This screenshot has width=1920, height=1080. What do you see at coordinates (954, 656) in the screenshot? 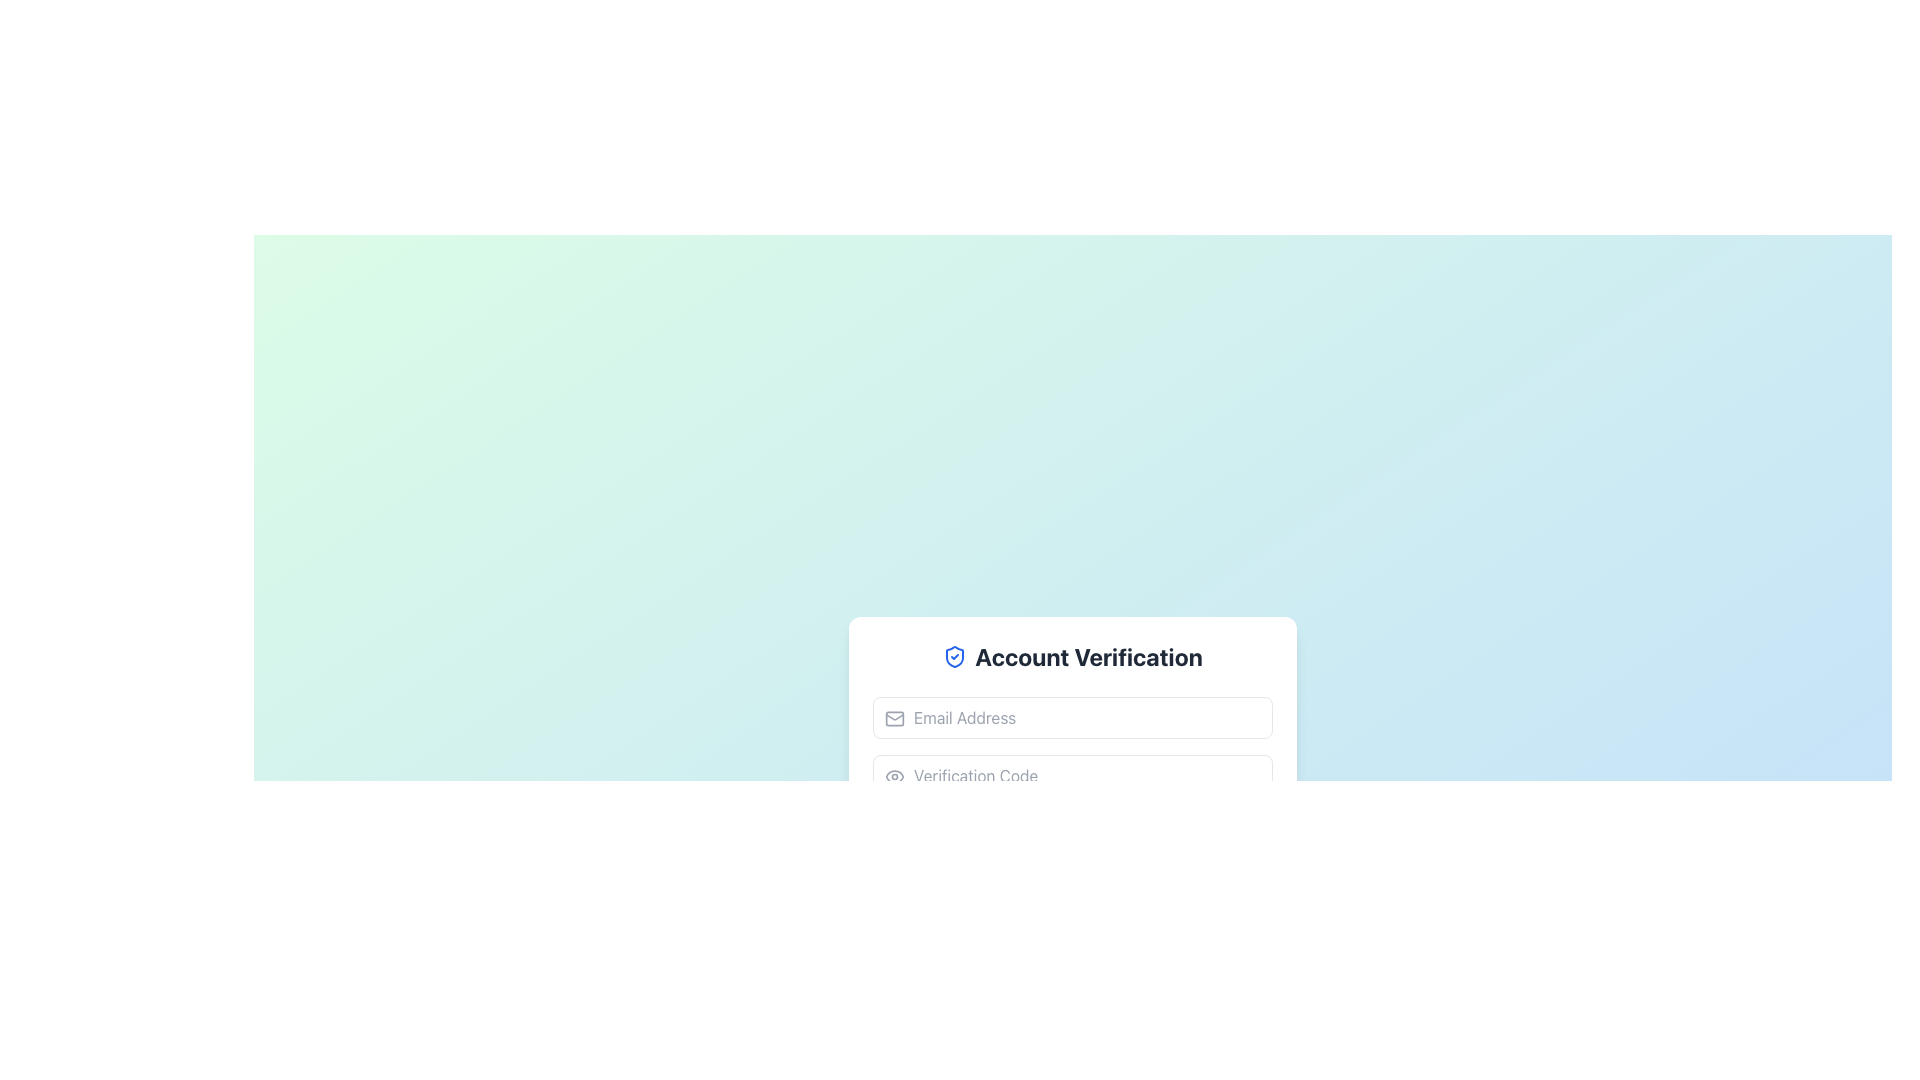
I see `the security icon located to the left of the 'Account Verification' heading in the header area of the card-like component` at bounding box center [954, 656].